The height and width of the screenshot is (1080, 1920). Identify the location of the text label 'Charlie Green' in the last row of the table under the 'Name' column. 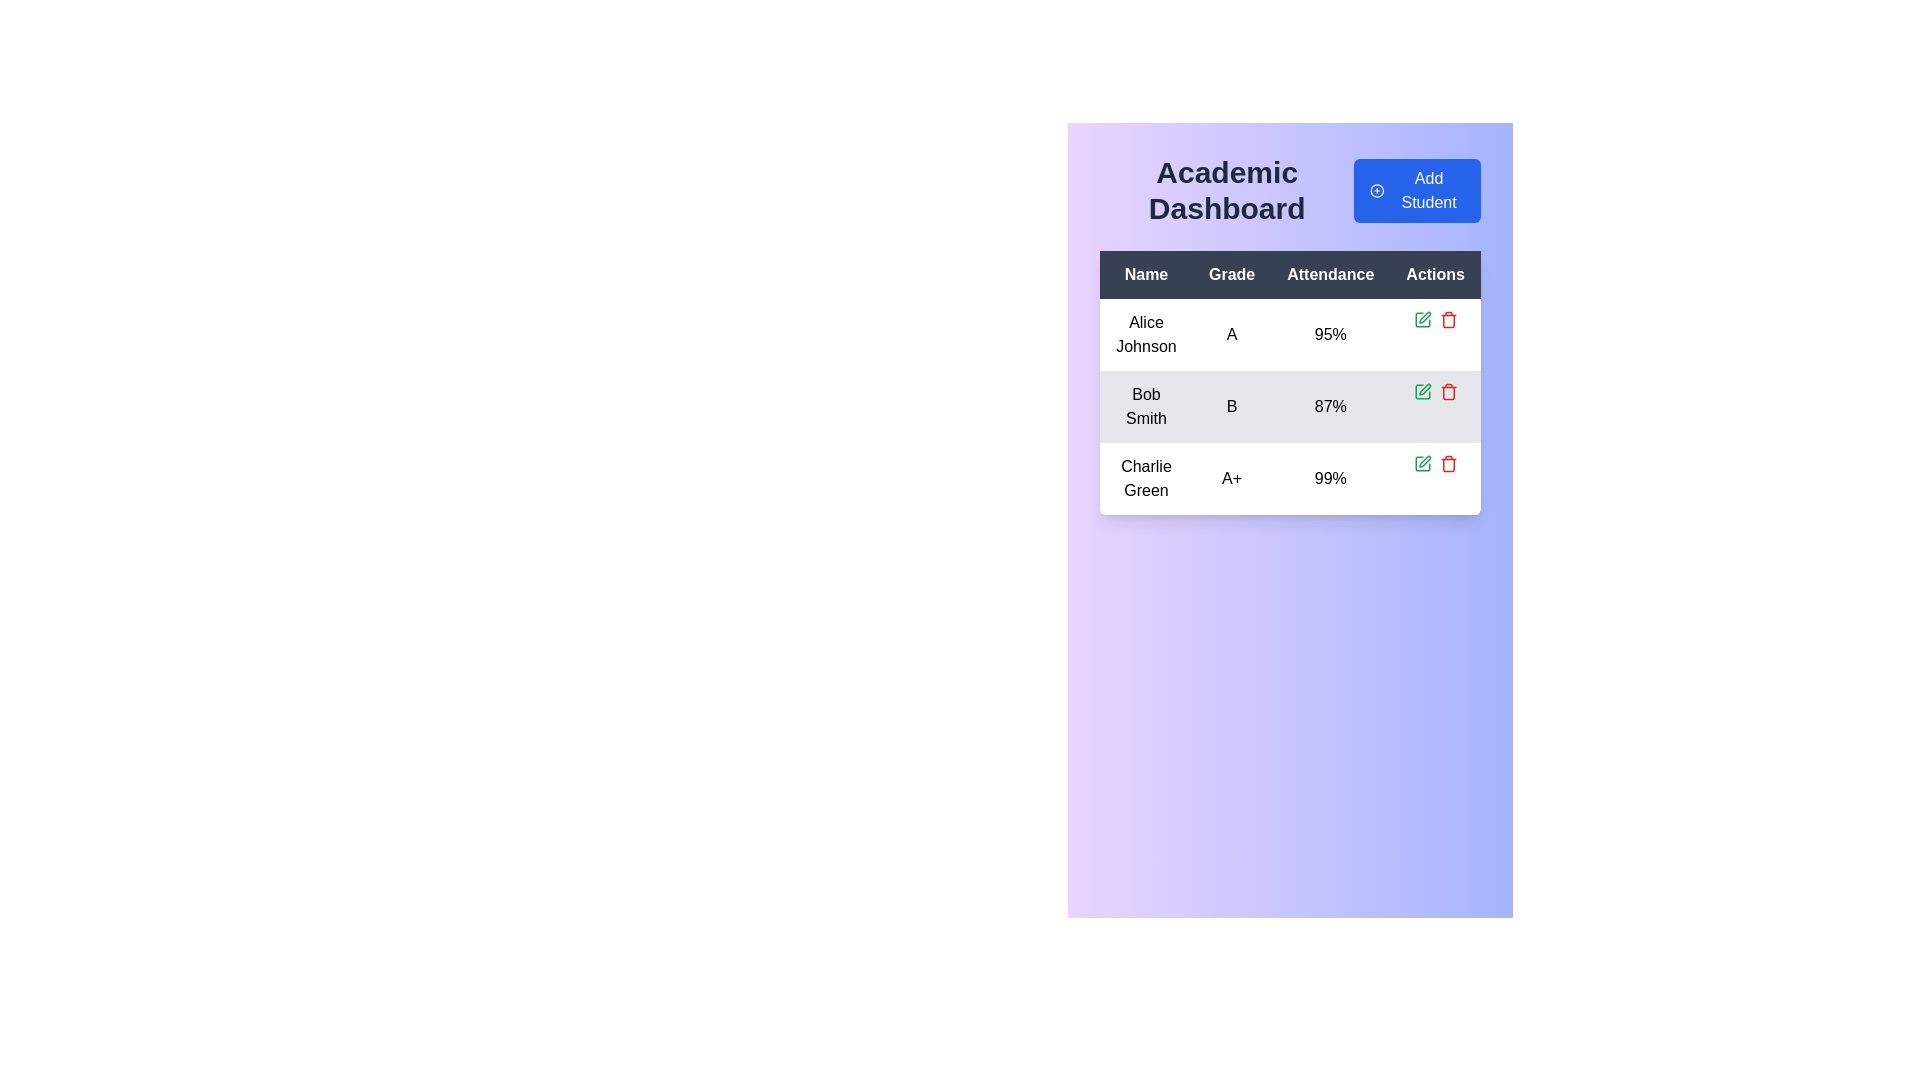
(1146, 478).